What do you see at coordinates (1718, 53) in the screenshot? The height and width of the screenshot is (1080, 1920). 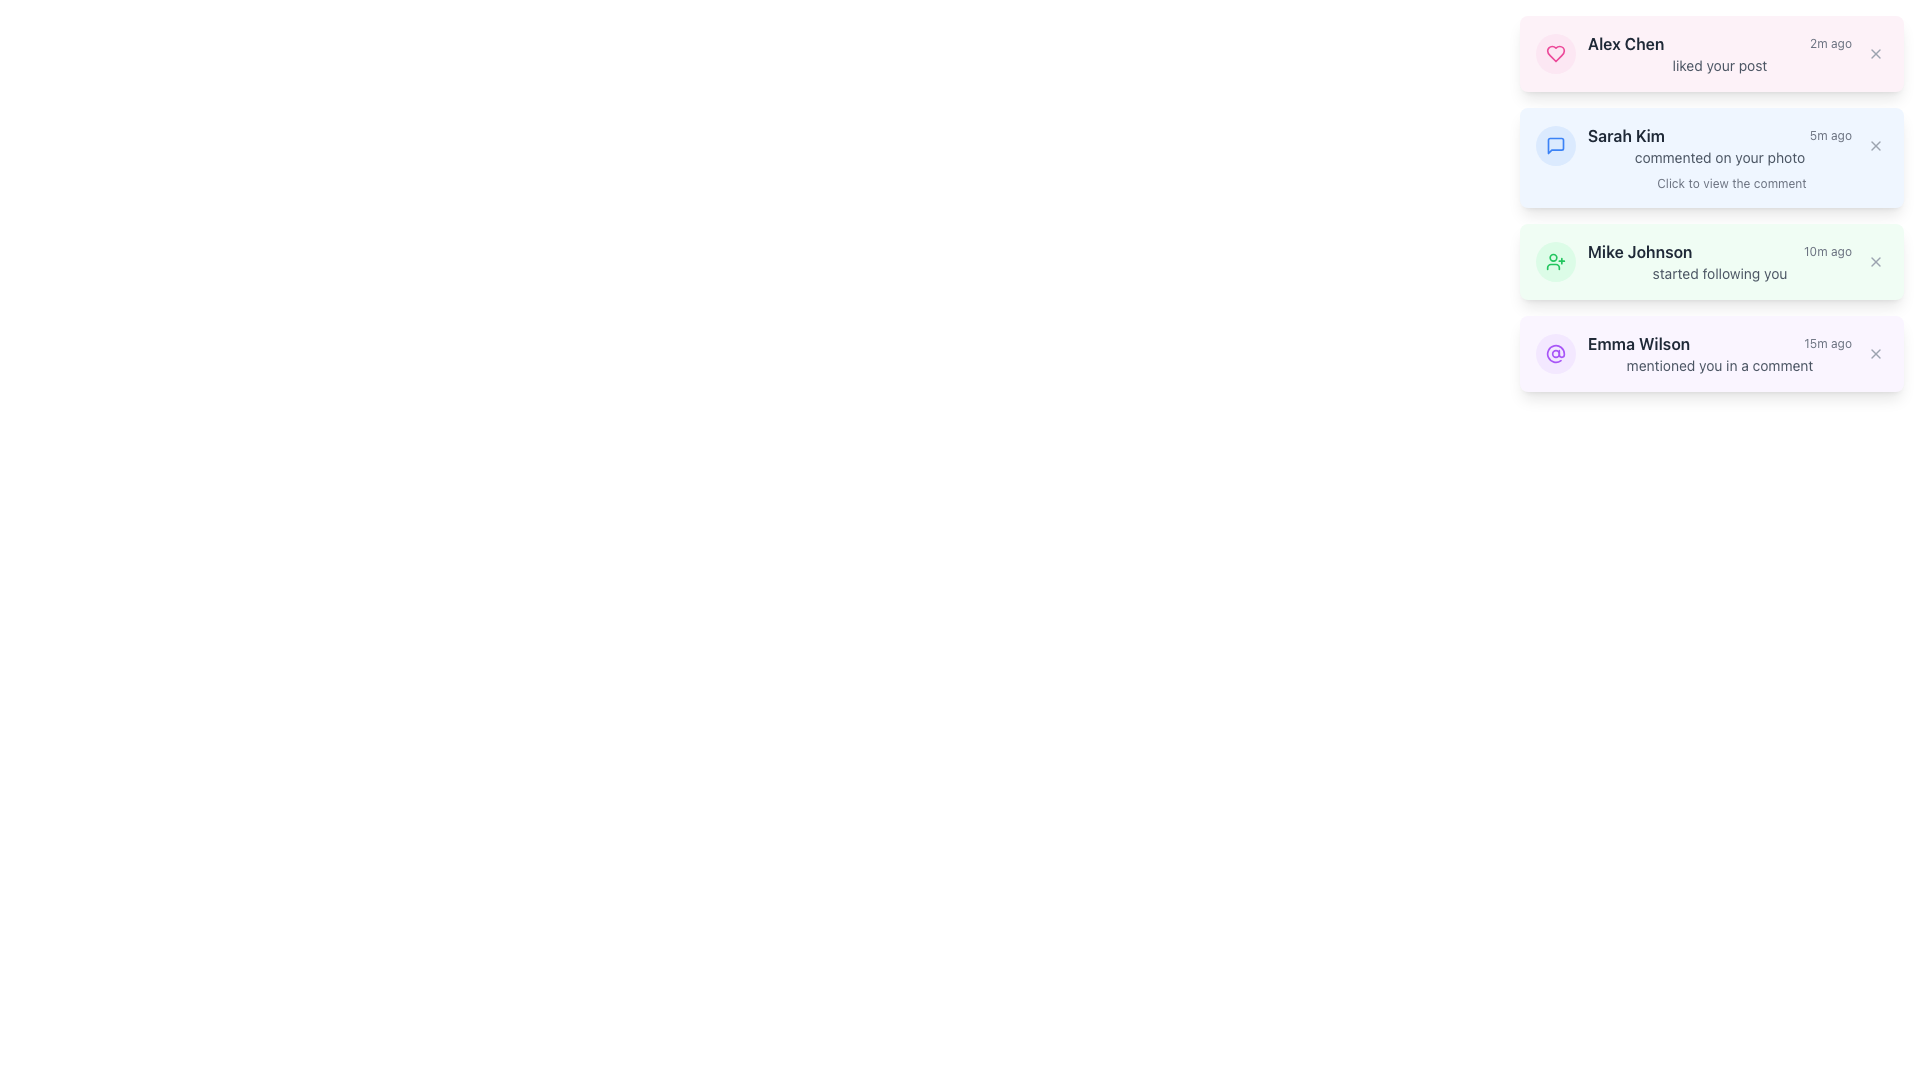 I see `the Notification item displaying 'Alex Chen liked your post' with a light pink background, positioned at the top of the notifications list` at bounding box center [1718, 53].